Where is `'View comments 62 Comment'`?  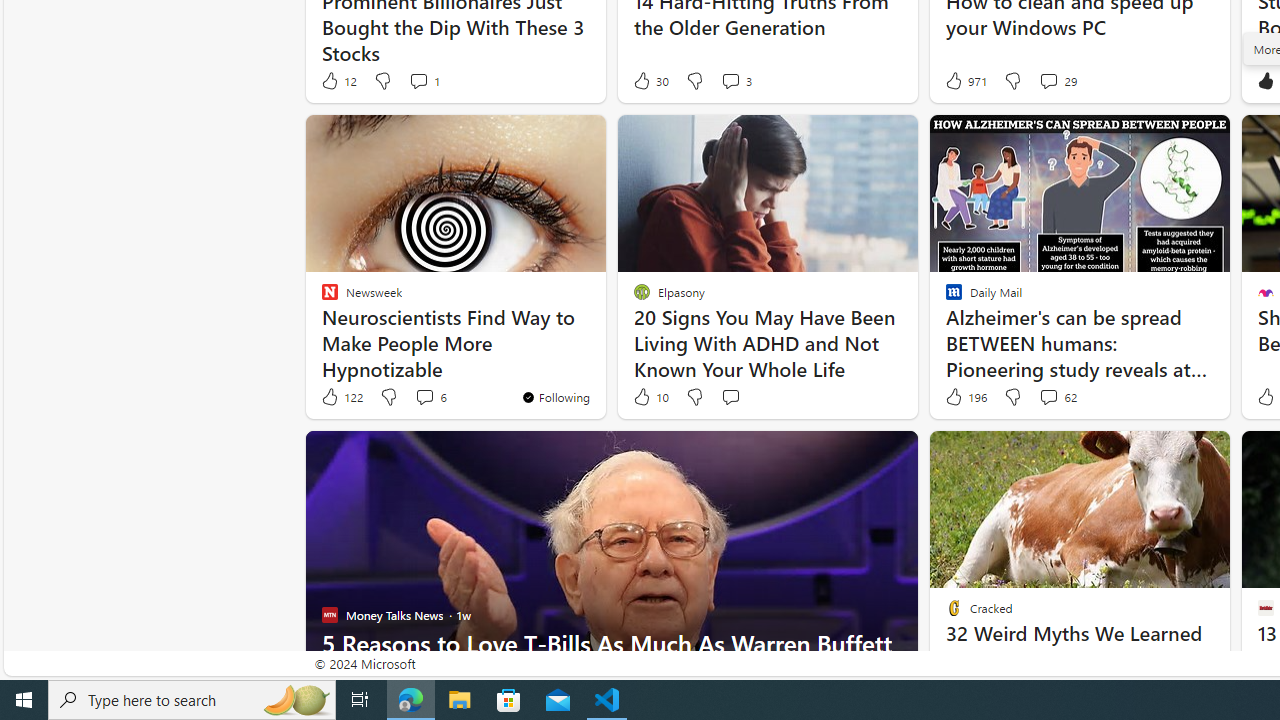 'View comments 62 Comment' is located at coordinates (1047, 397).